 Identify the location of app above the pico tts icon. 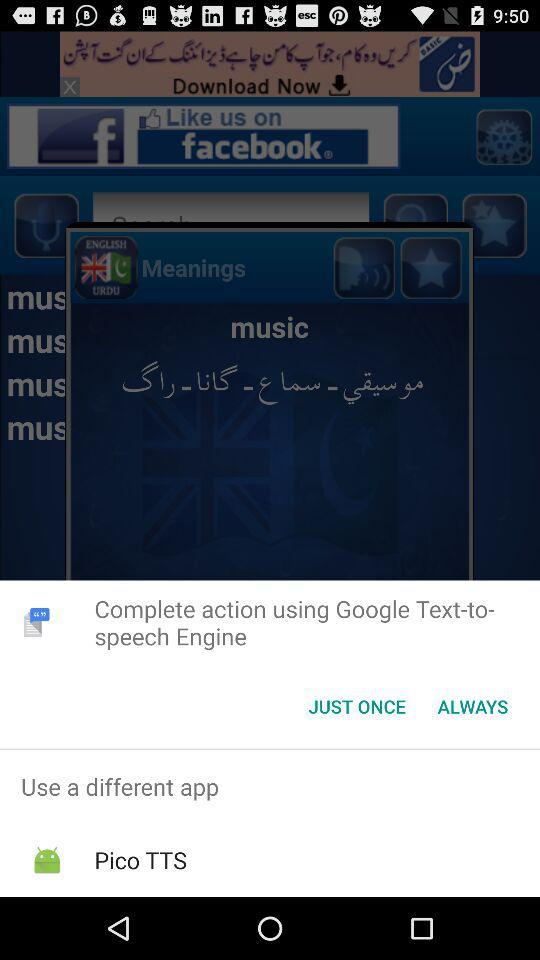
(270, 786).